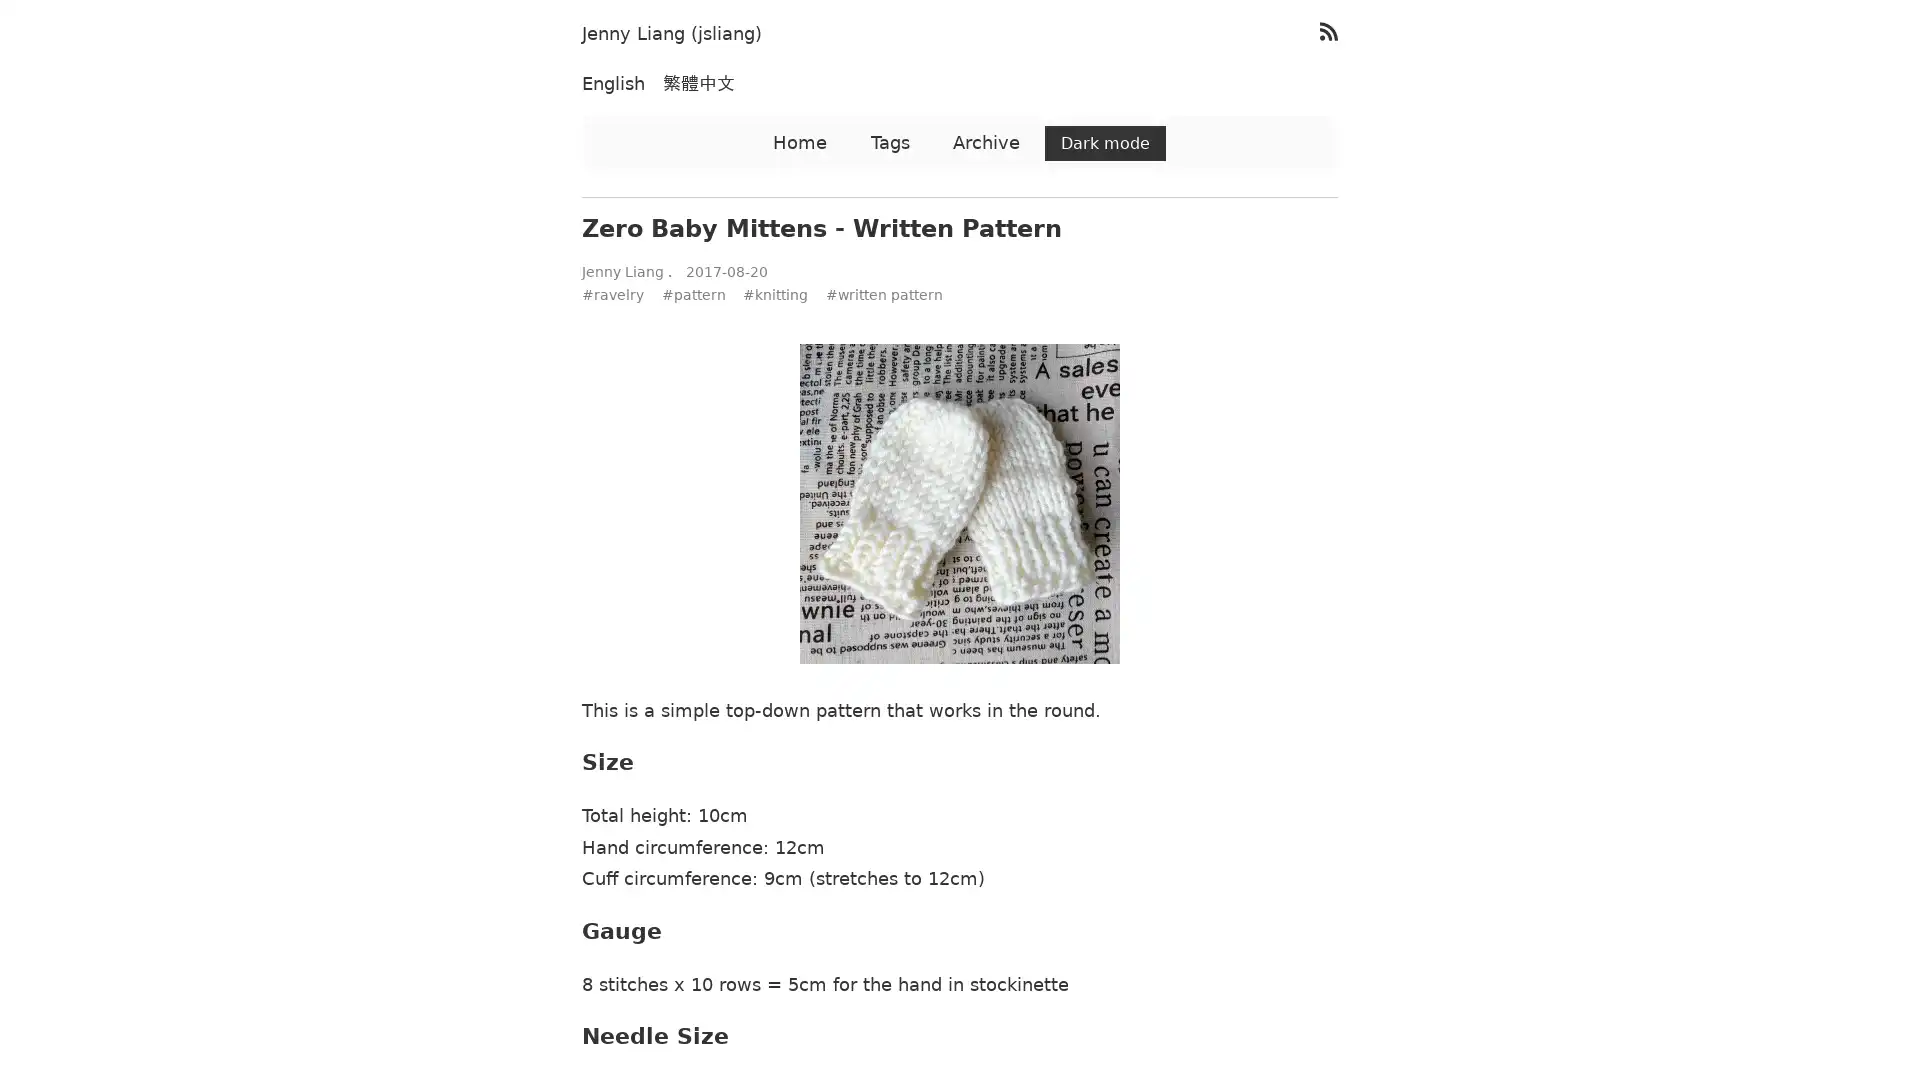 Image resolution: width=1920 pixels, height=1080 pixels. What do you see at coordinates (1104, 142) in the screenshot?
I see `Dark mode` at bounding box center [1104, 142].